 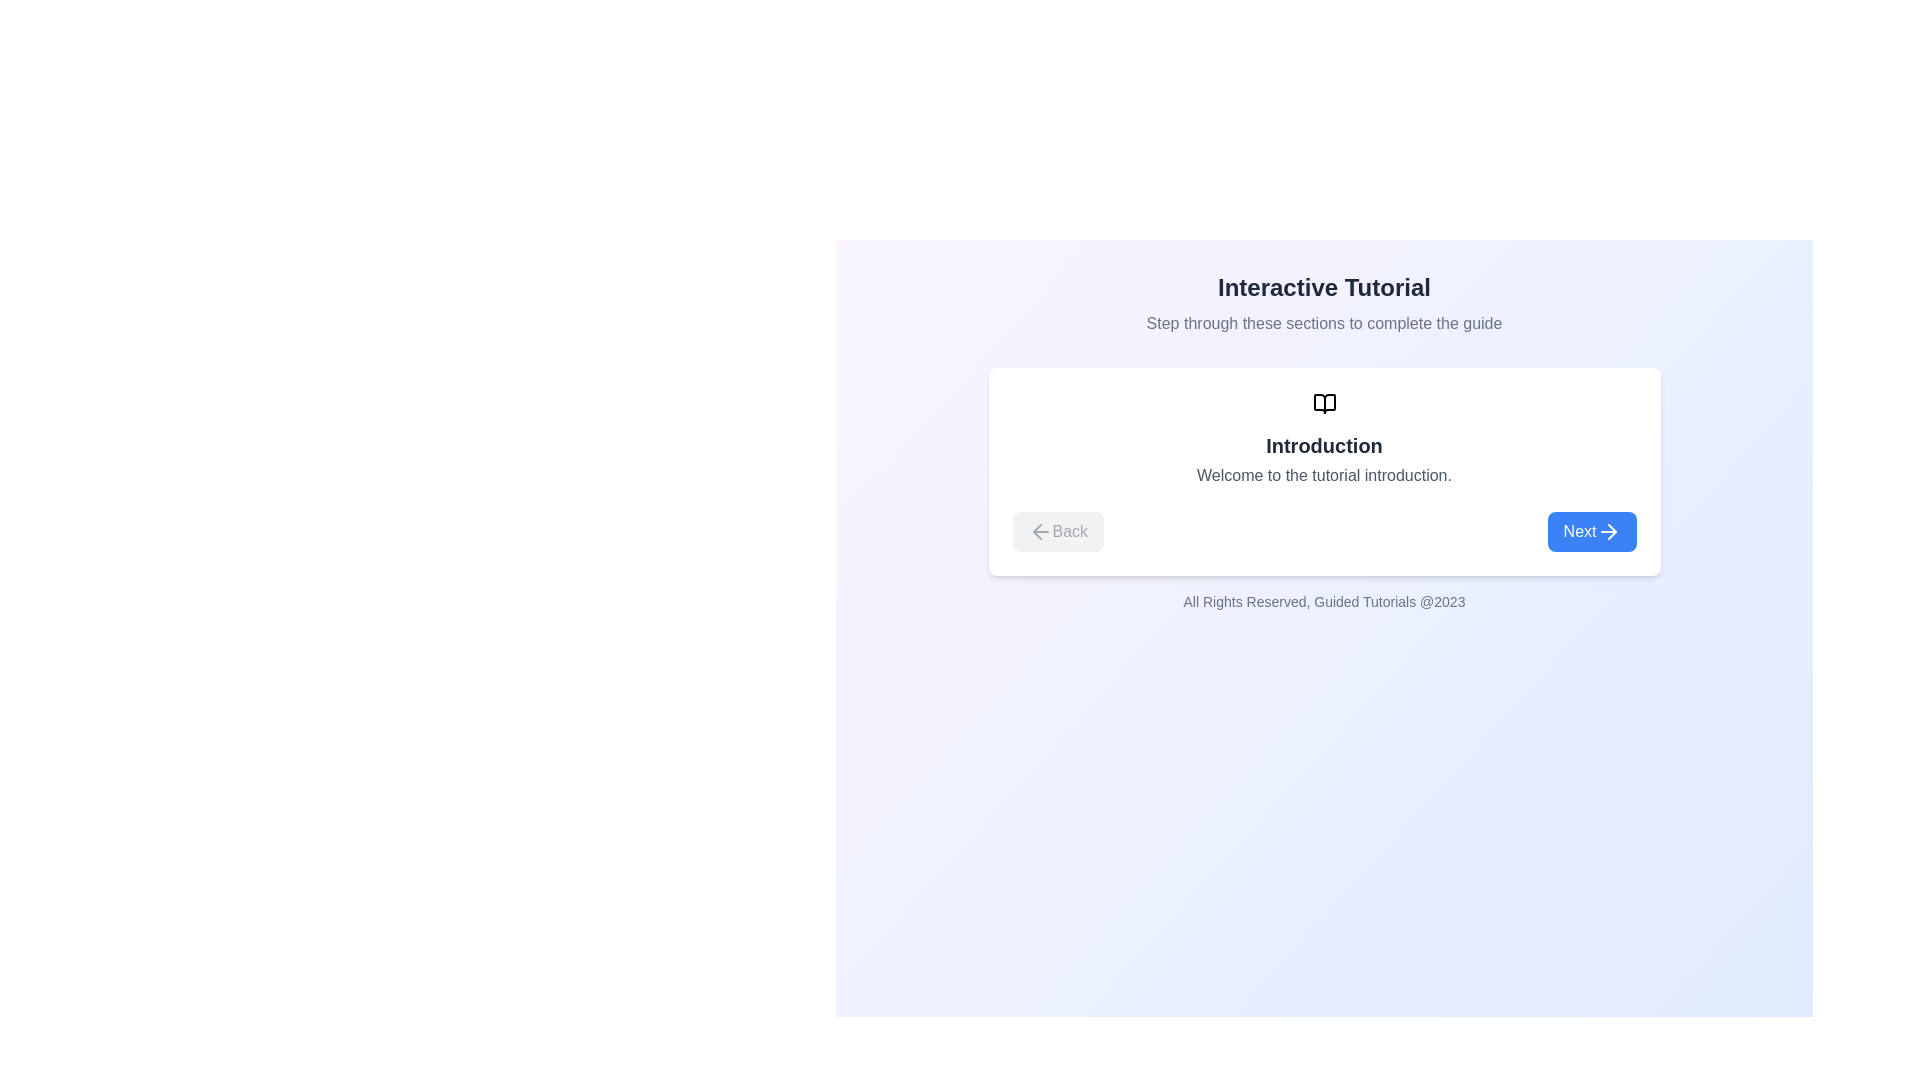 I want to click on the 'Next' button to navigate to the next step, so click(x=1591, y=531).